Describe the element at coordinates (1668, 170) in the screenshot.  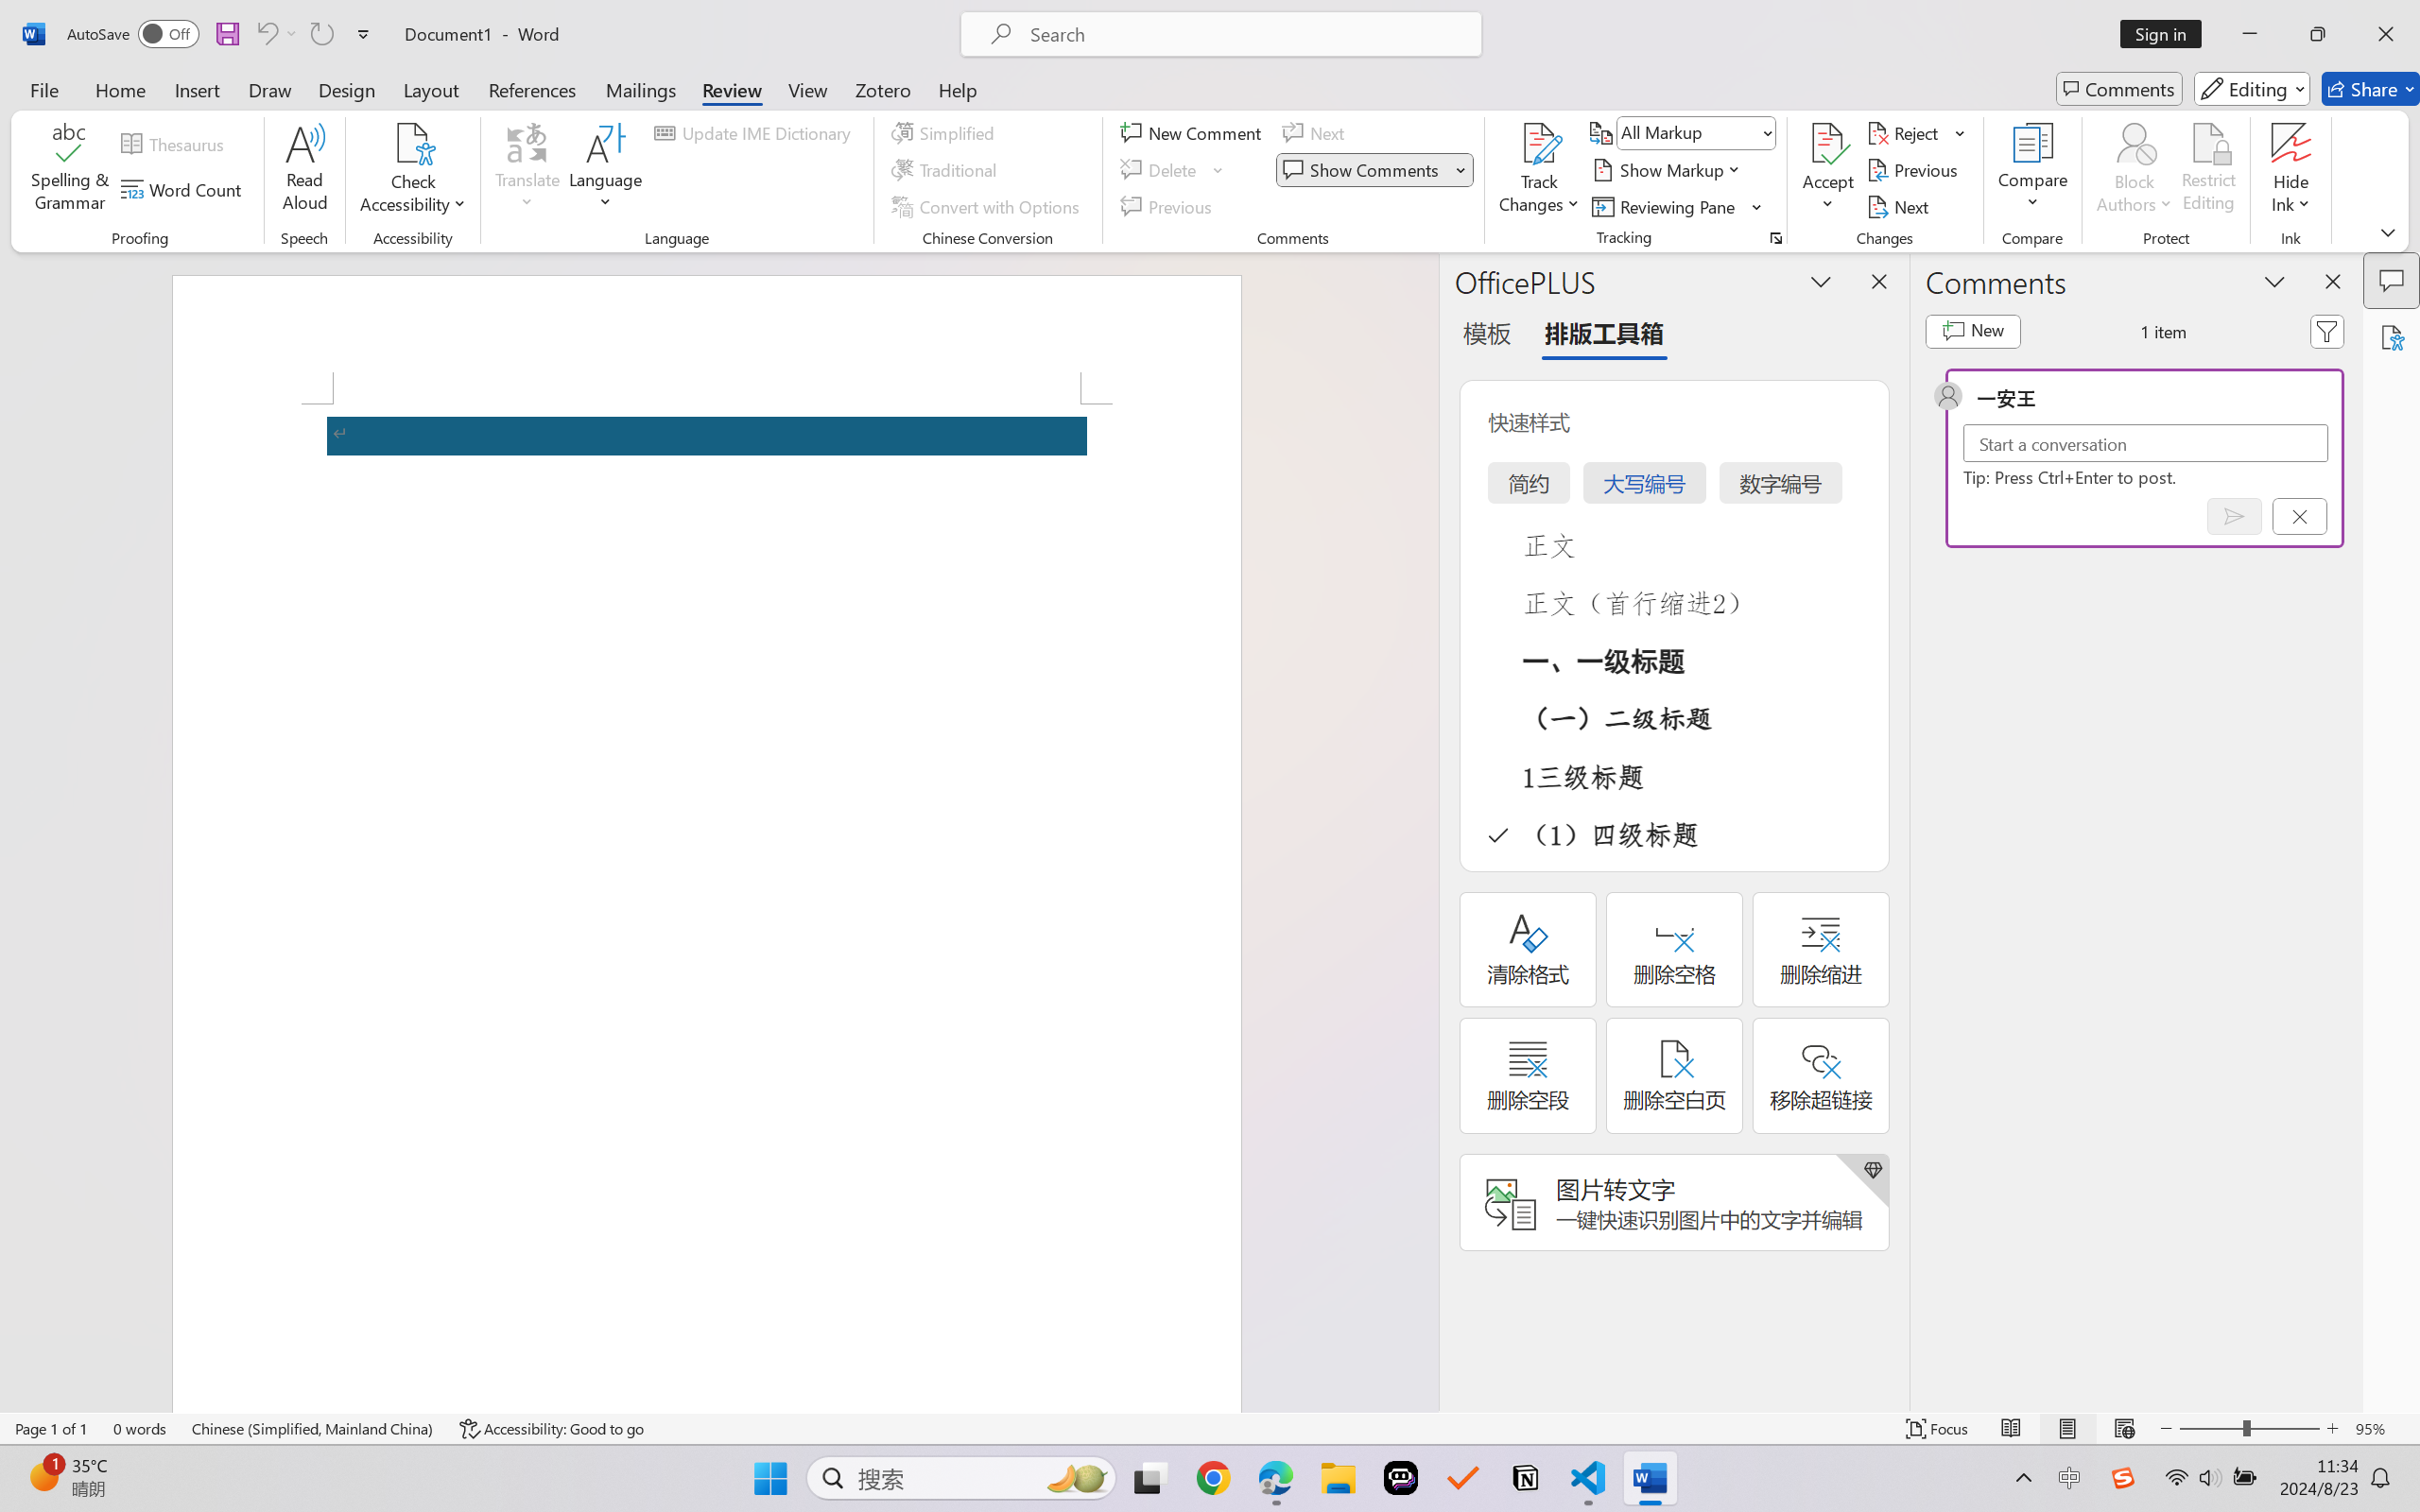
I see `'Show Markup'` at that location.